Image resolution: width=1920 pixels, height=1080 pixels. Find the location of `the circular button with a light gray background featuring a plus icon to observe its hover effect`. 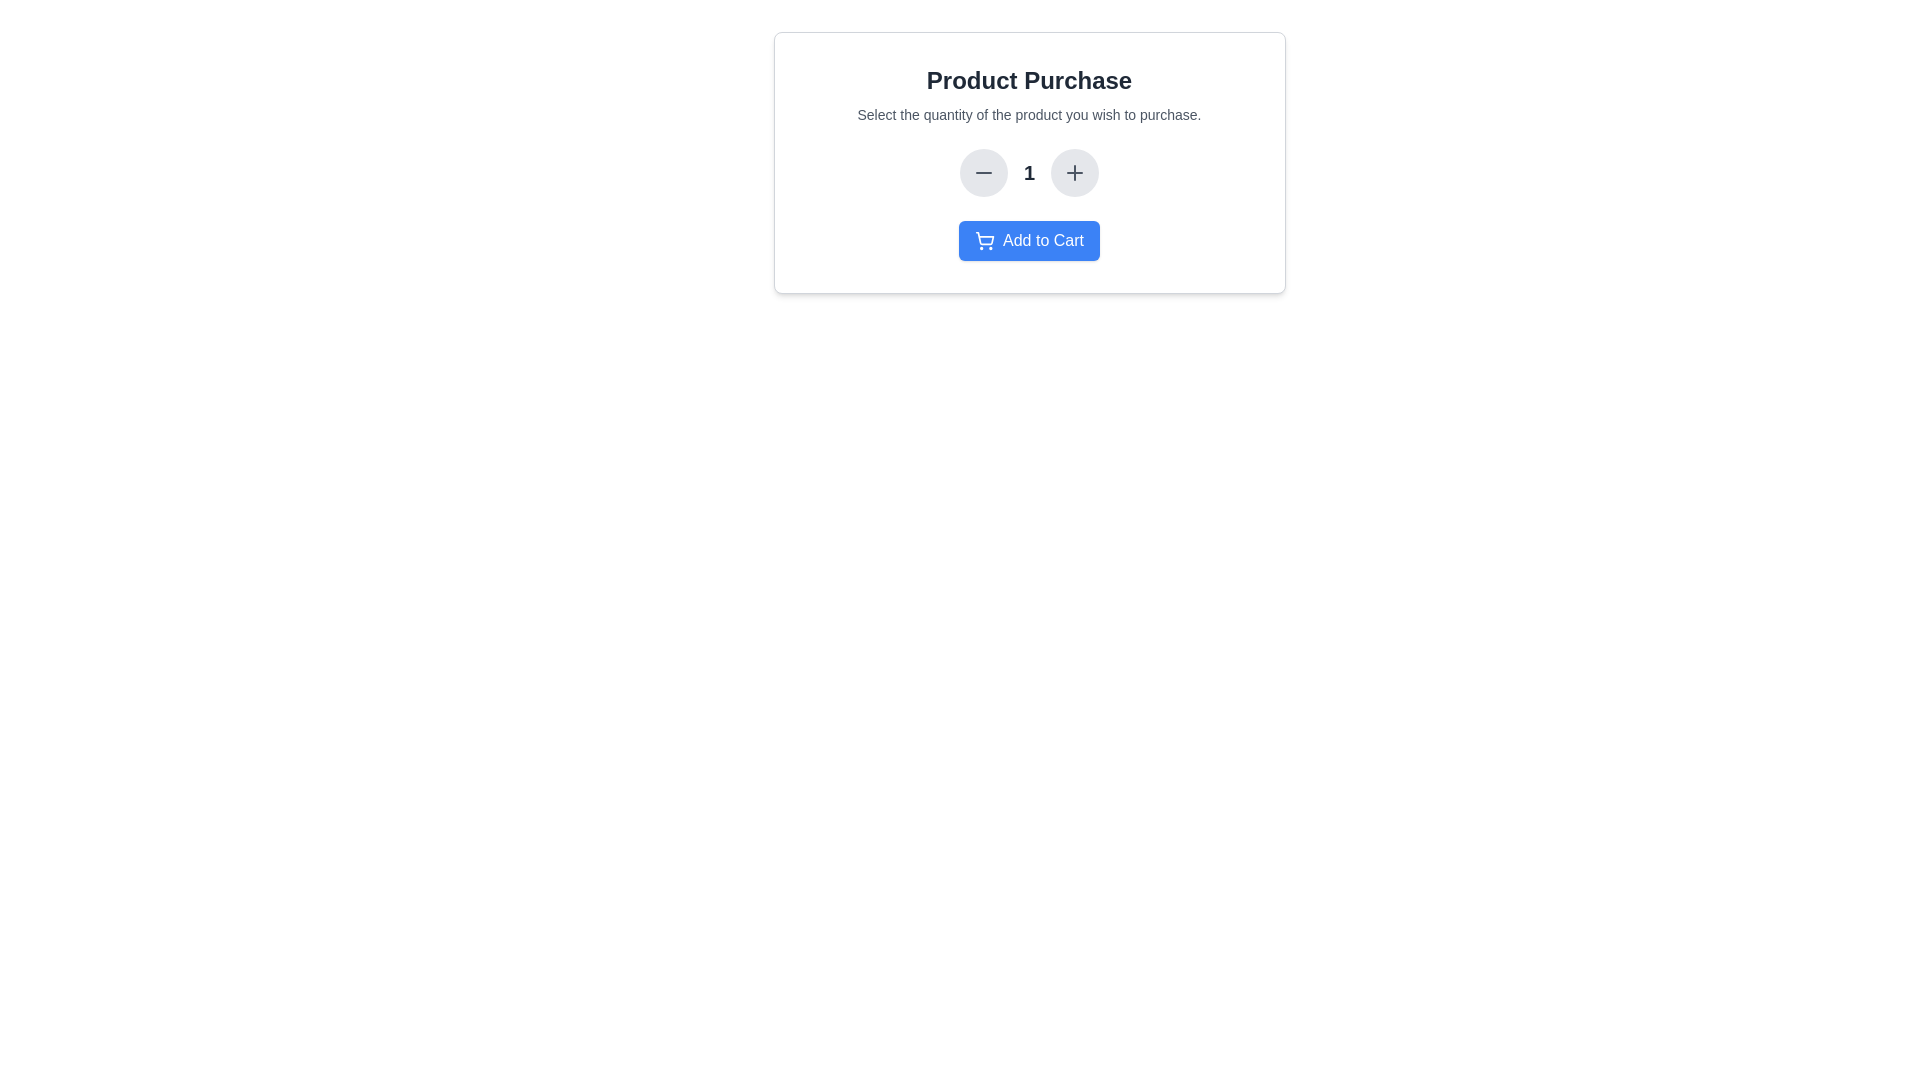

the circular button with a light gray background featuring a plus icon to observe its hover effect is located at coordinates (1074, 172).